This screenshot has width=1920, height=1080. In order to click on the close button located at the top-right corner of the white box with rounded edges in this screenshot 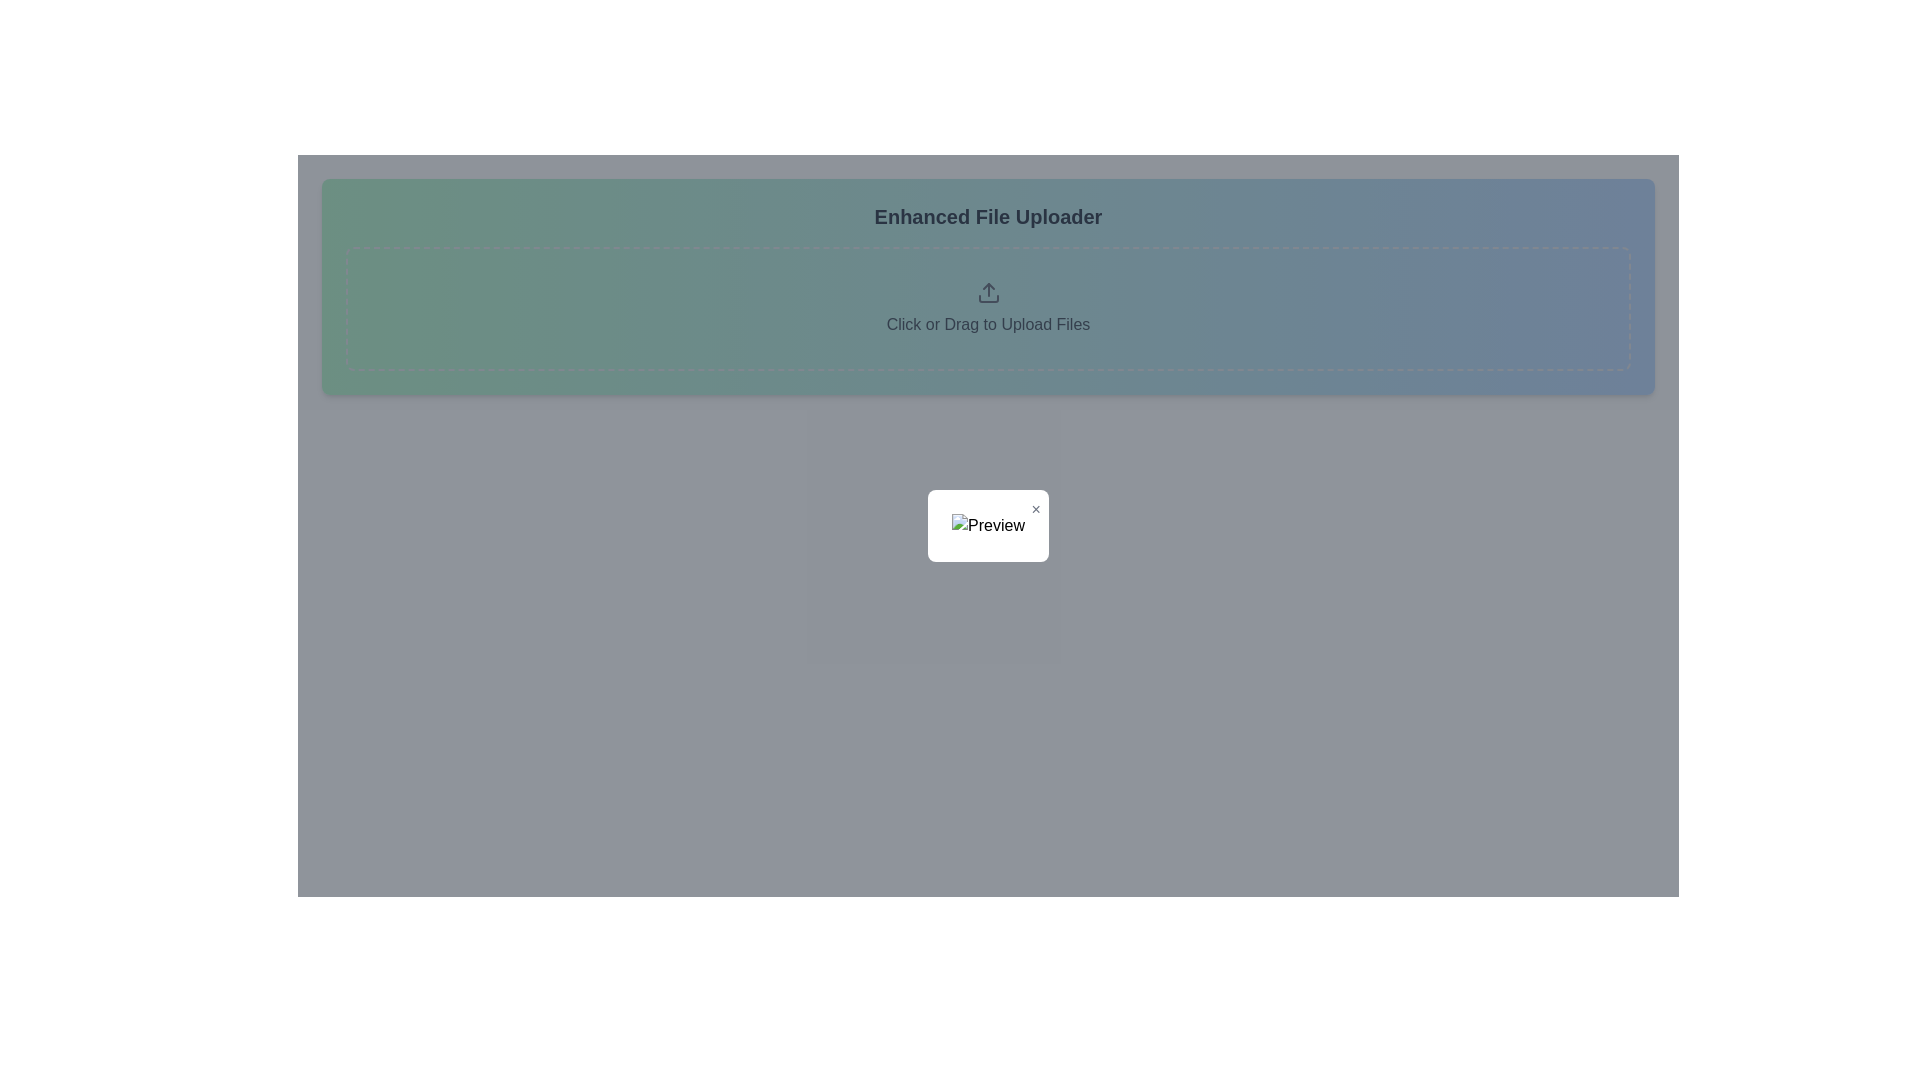, I will do `click(1036, 508)`.